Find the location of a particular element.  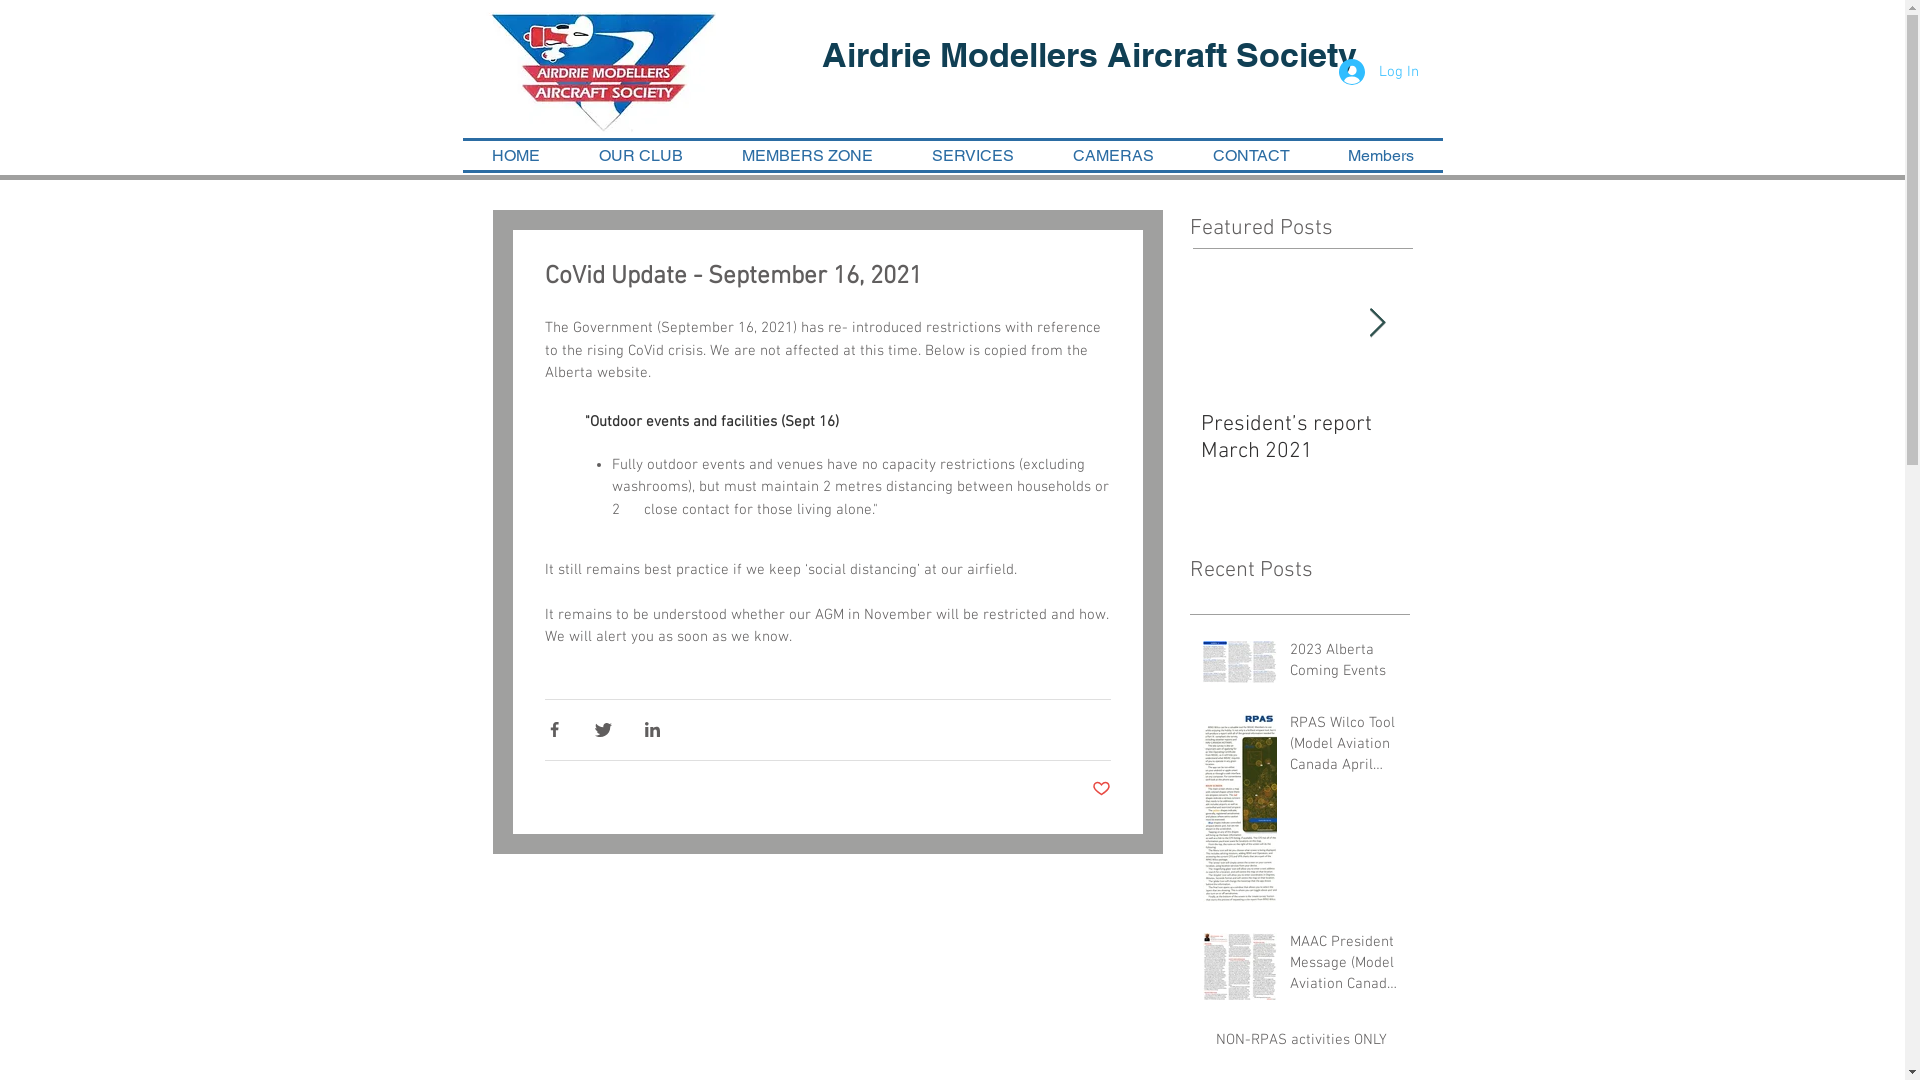

'Members' is located at coordinates (1379, 154).